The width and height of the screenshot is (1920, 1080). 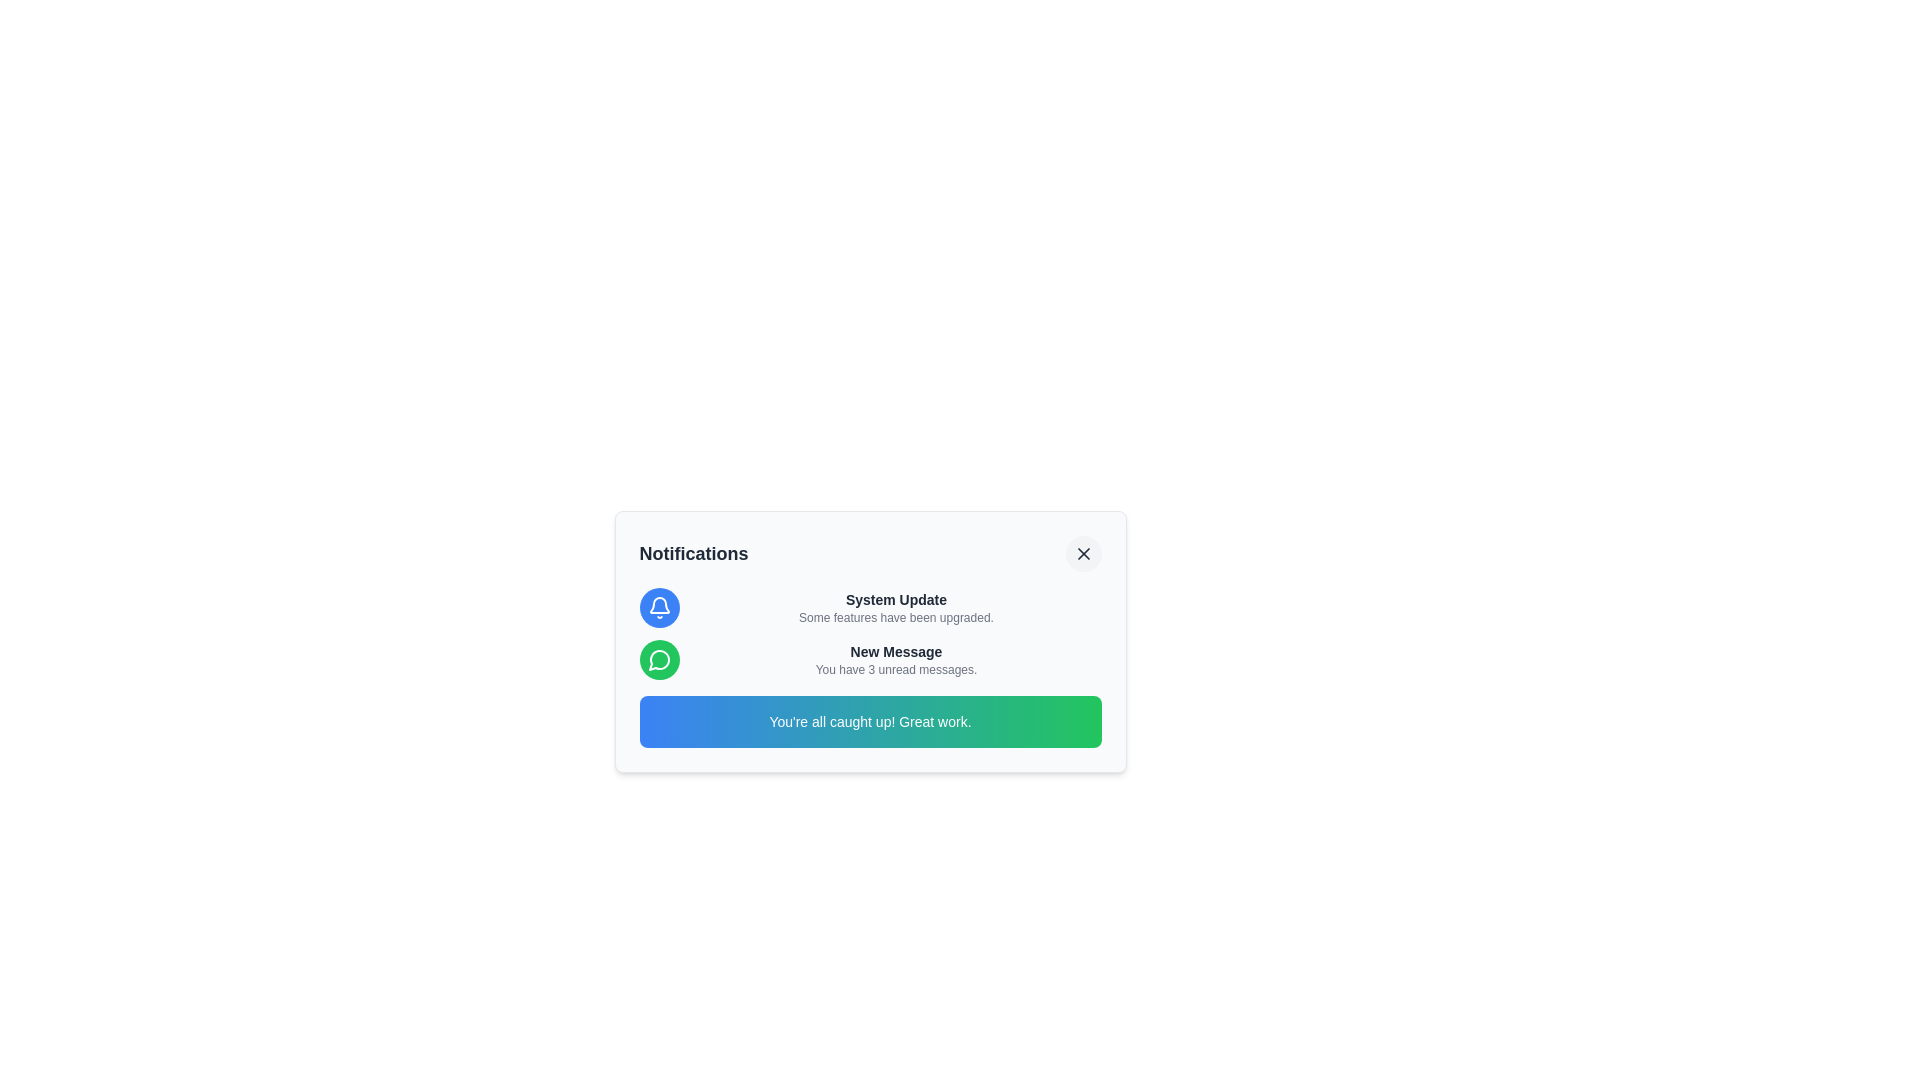 What do you see at coordinates (895, 659) in the screenshot?
I see `the notification preview element that displays new message activity, positioned above the 'You're all caught up! Great work!' button and to the right of a green circular icon` at bounding box center [895, 659].